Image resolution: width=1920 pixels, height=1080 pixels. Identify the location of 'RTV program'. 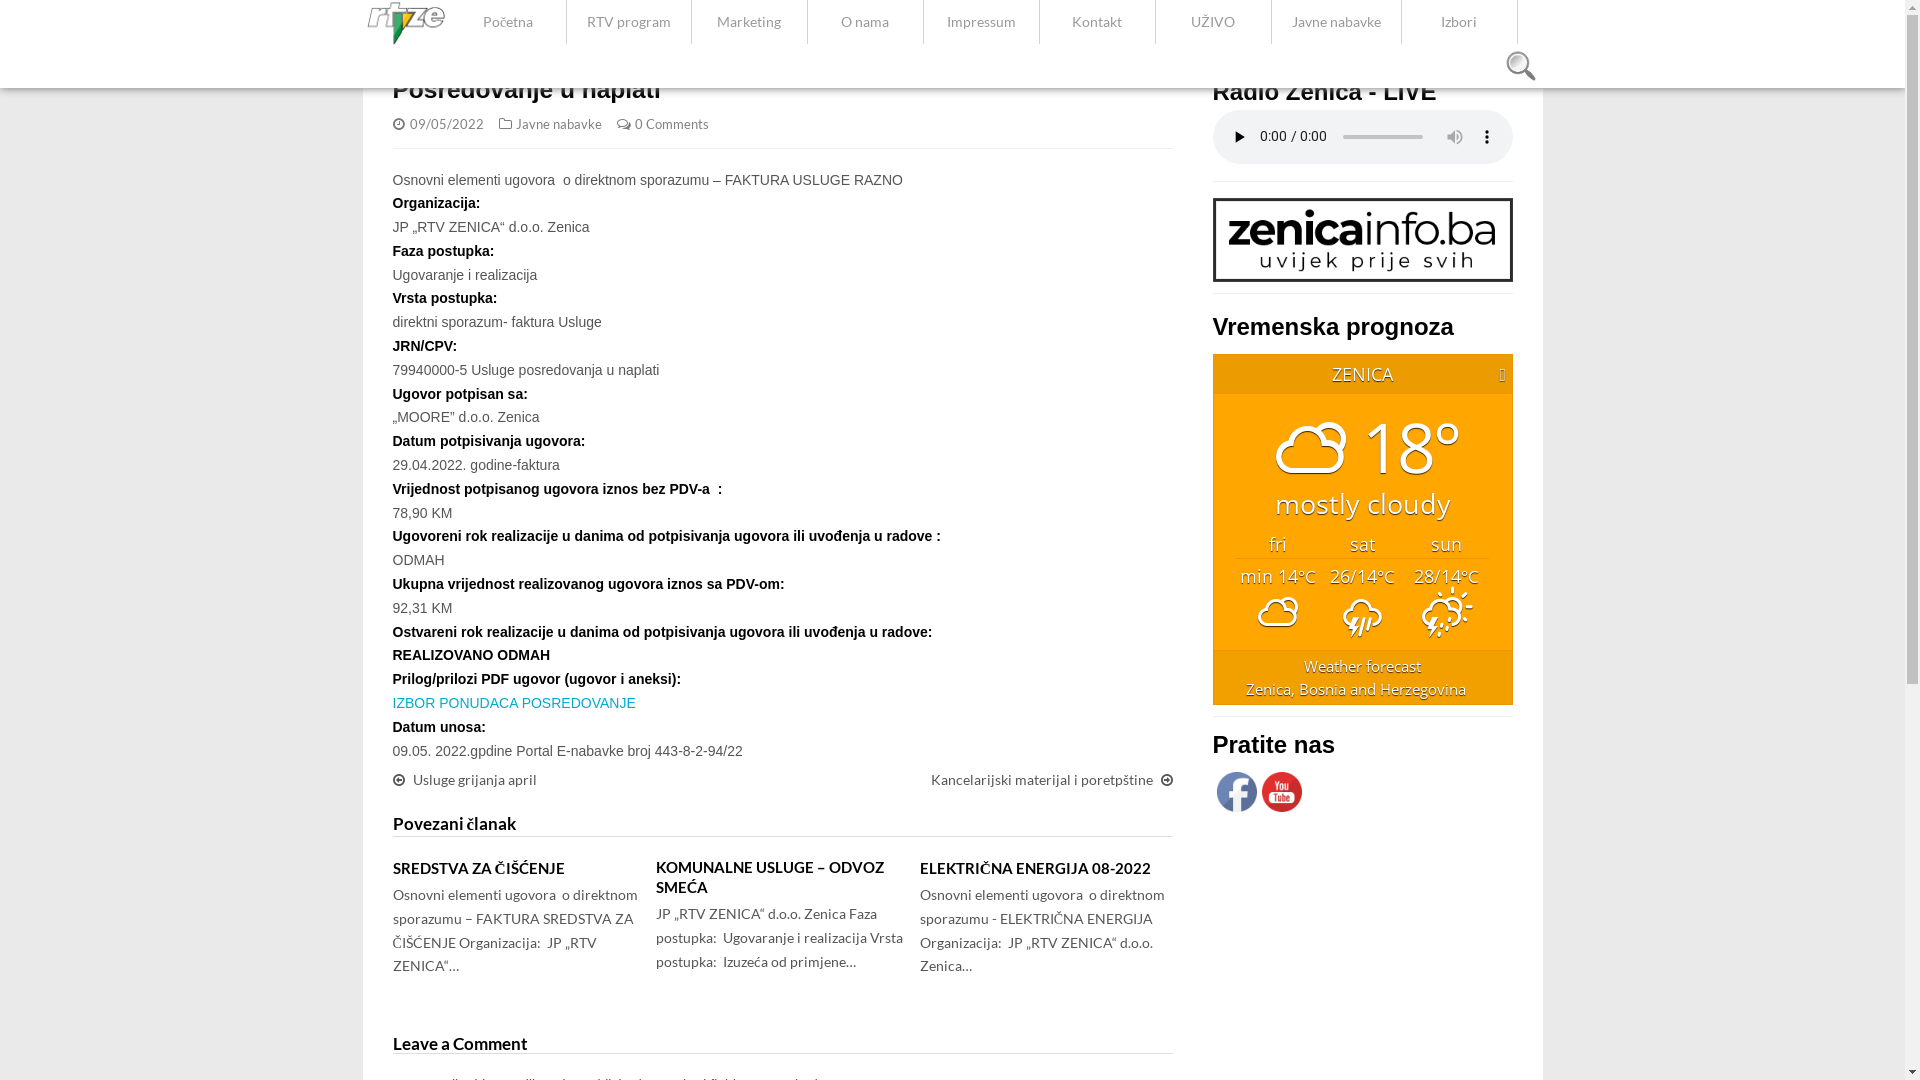
(565, 22).